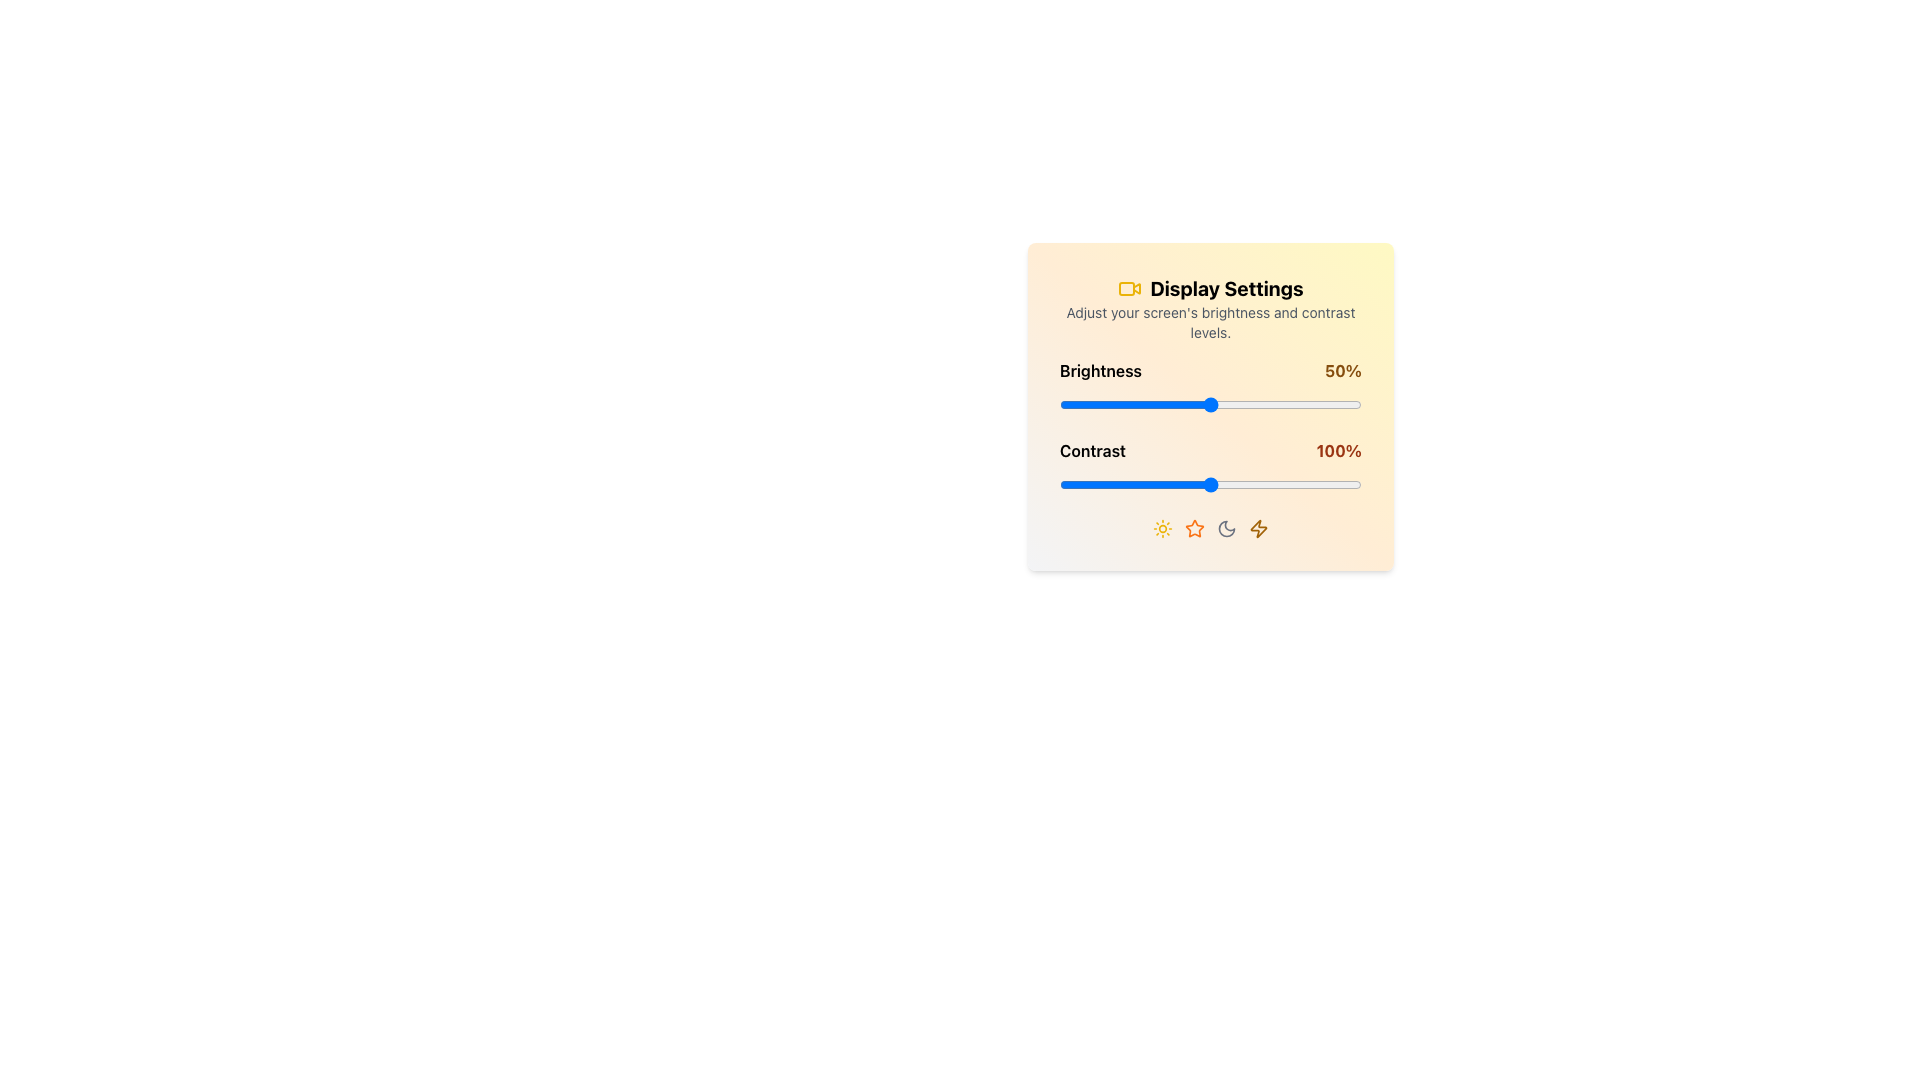 This screenshot has width=1920, height=1080. What do you see at coordinates (1209, 406) in the screenshot?
I see `the icons in the display settings menu panel` at bounding box center [1209, 406].